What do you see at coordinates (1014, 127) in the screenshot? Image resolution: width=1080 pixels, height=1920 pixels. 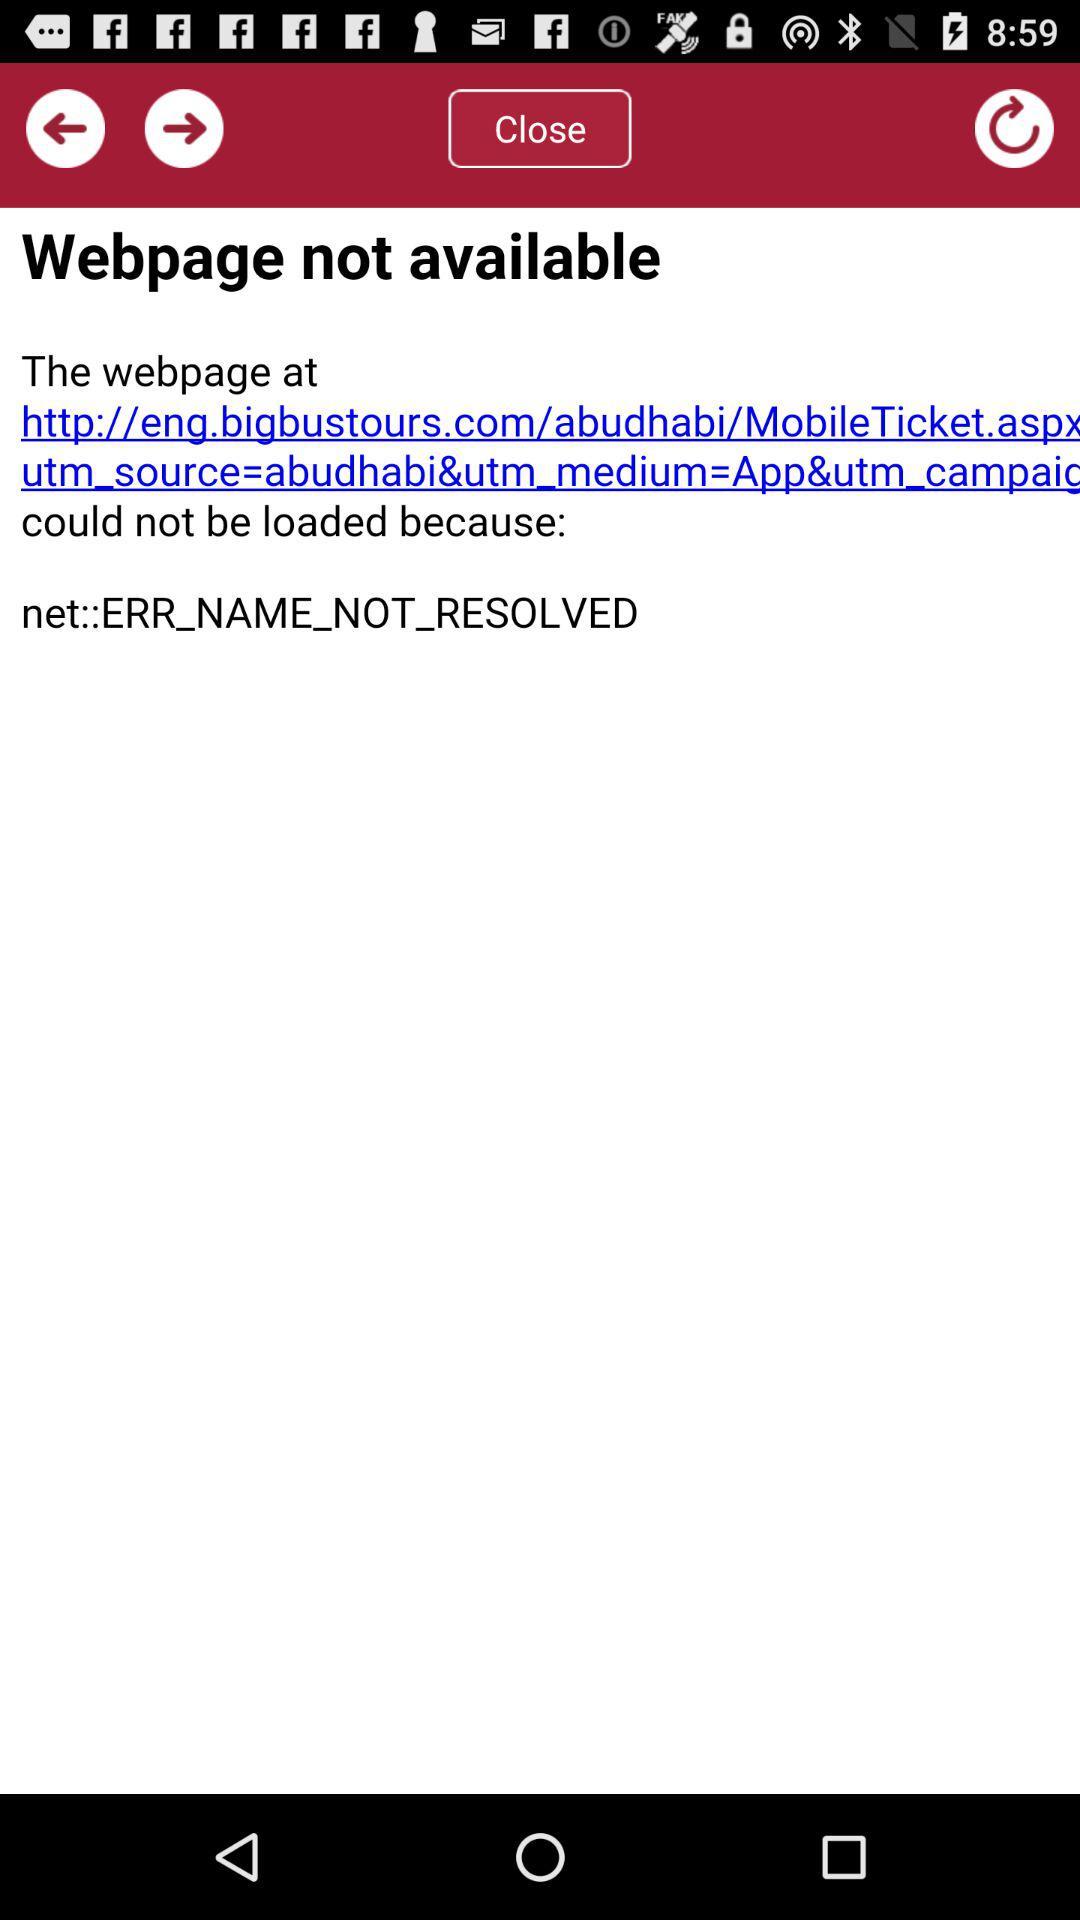 I see `rotational option` at bounding box center [1014, 127].